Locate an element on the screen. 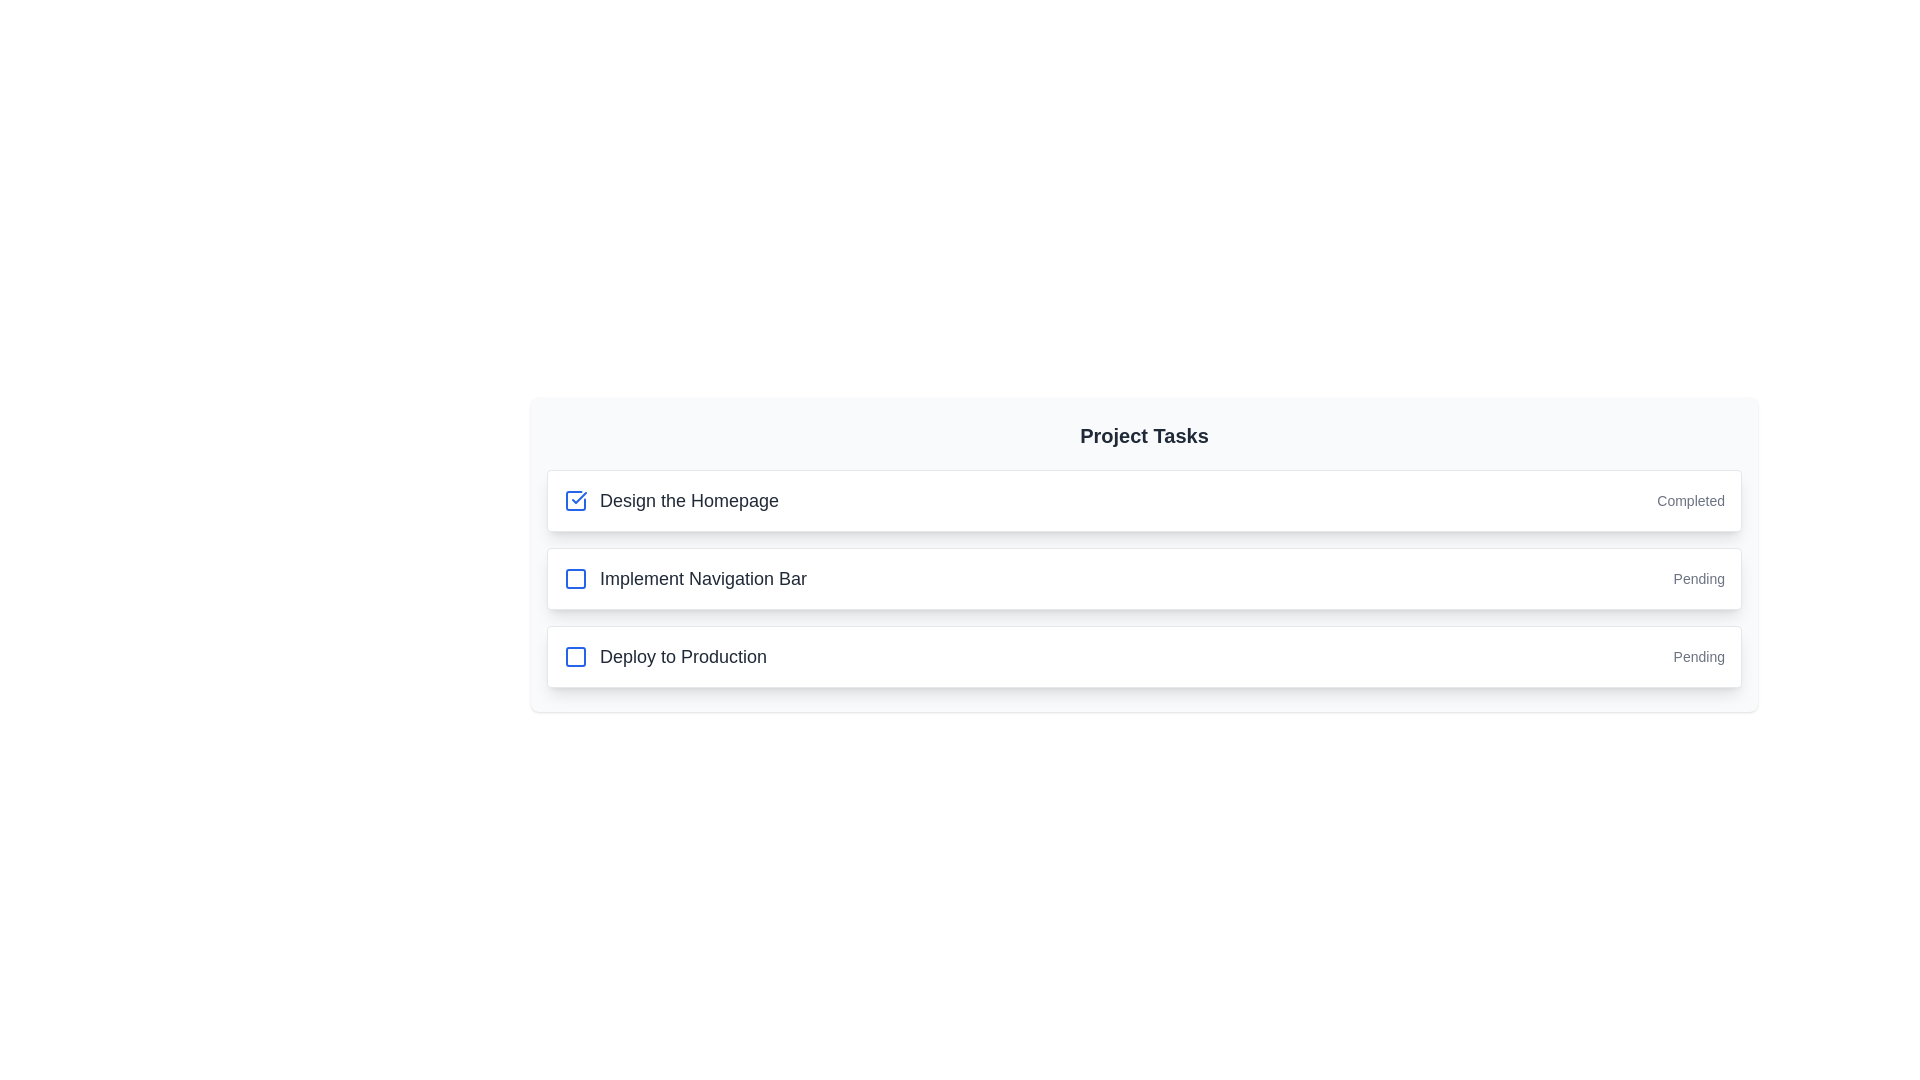 The image size is (1920, 1080). the third task item in the task list, which is located between 'Implement Navigation Bar' and the next task item is located at coordinates (1144, 656).